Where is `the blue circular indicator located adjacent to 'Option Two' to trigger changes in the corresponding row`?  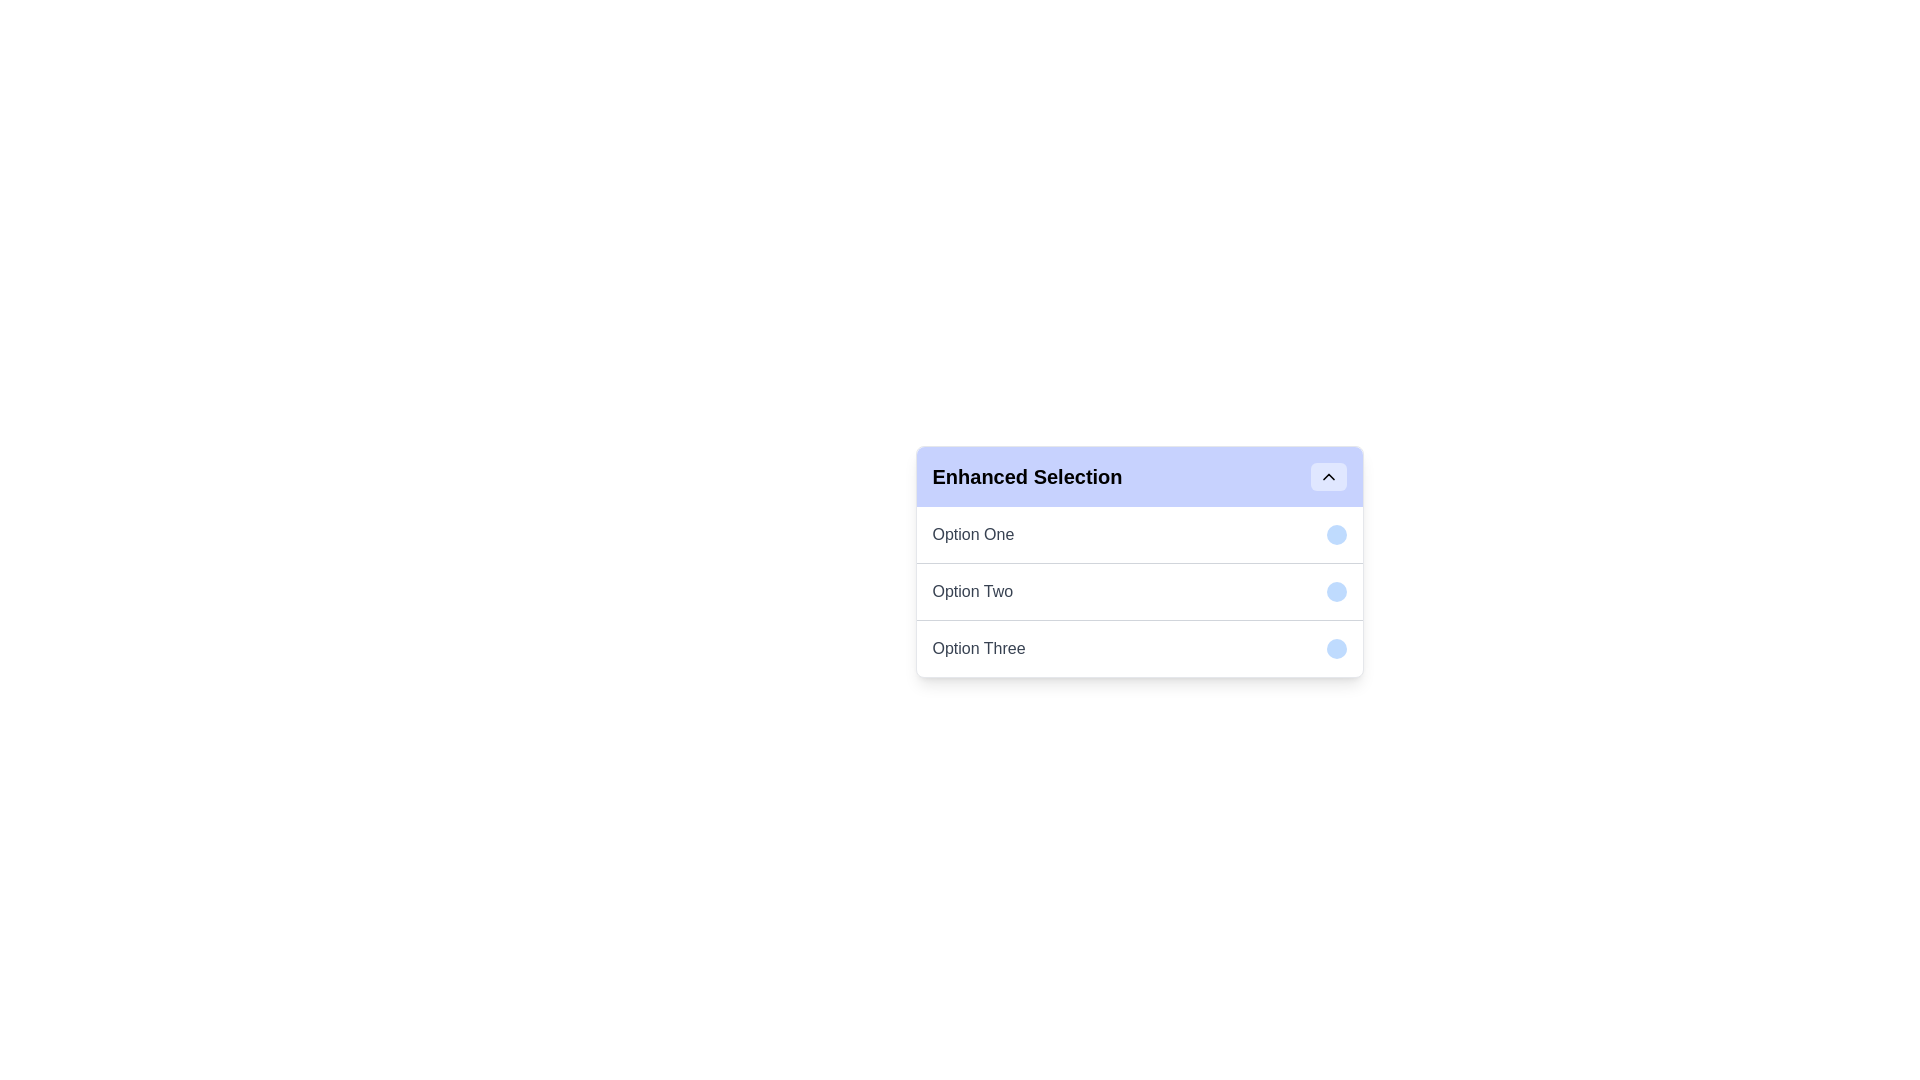
the blue circular indicator located adjacent to 'Option Two' to trigger changes in the corresponding row is located at coordinates (1336, 590).